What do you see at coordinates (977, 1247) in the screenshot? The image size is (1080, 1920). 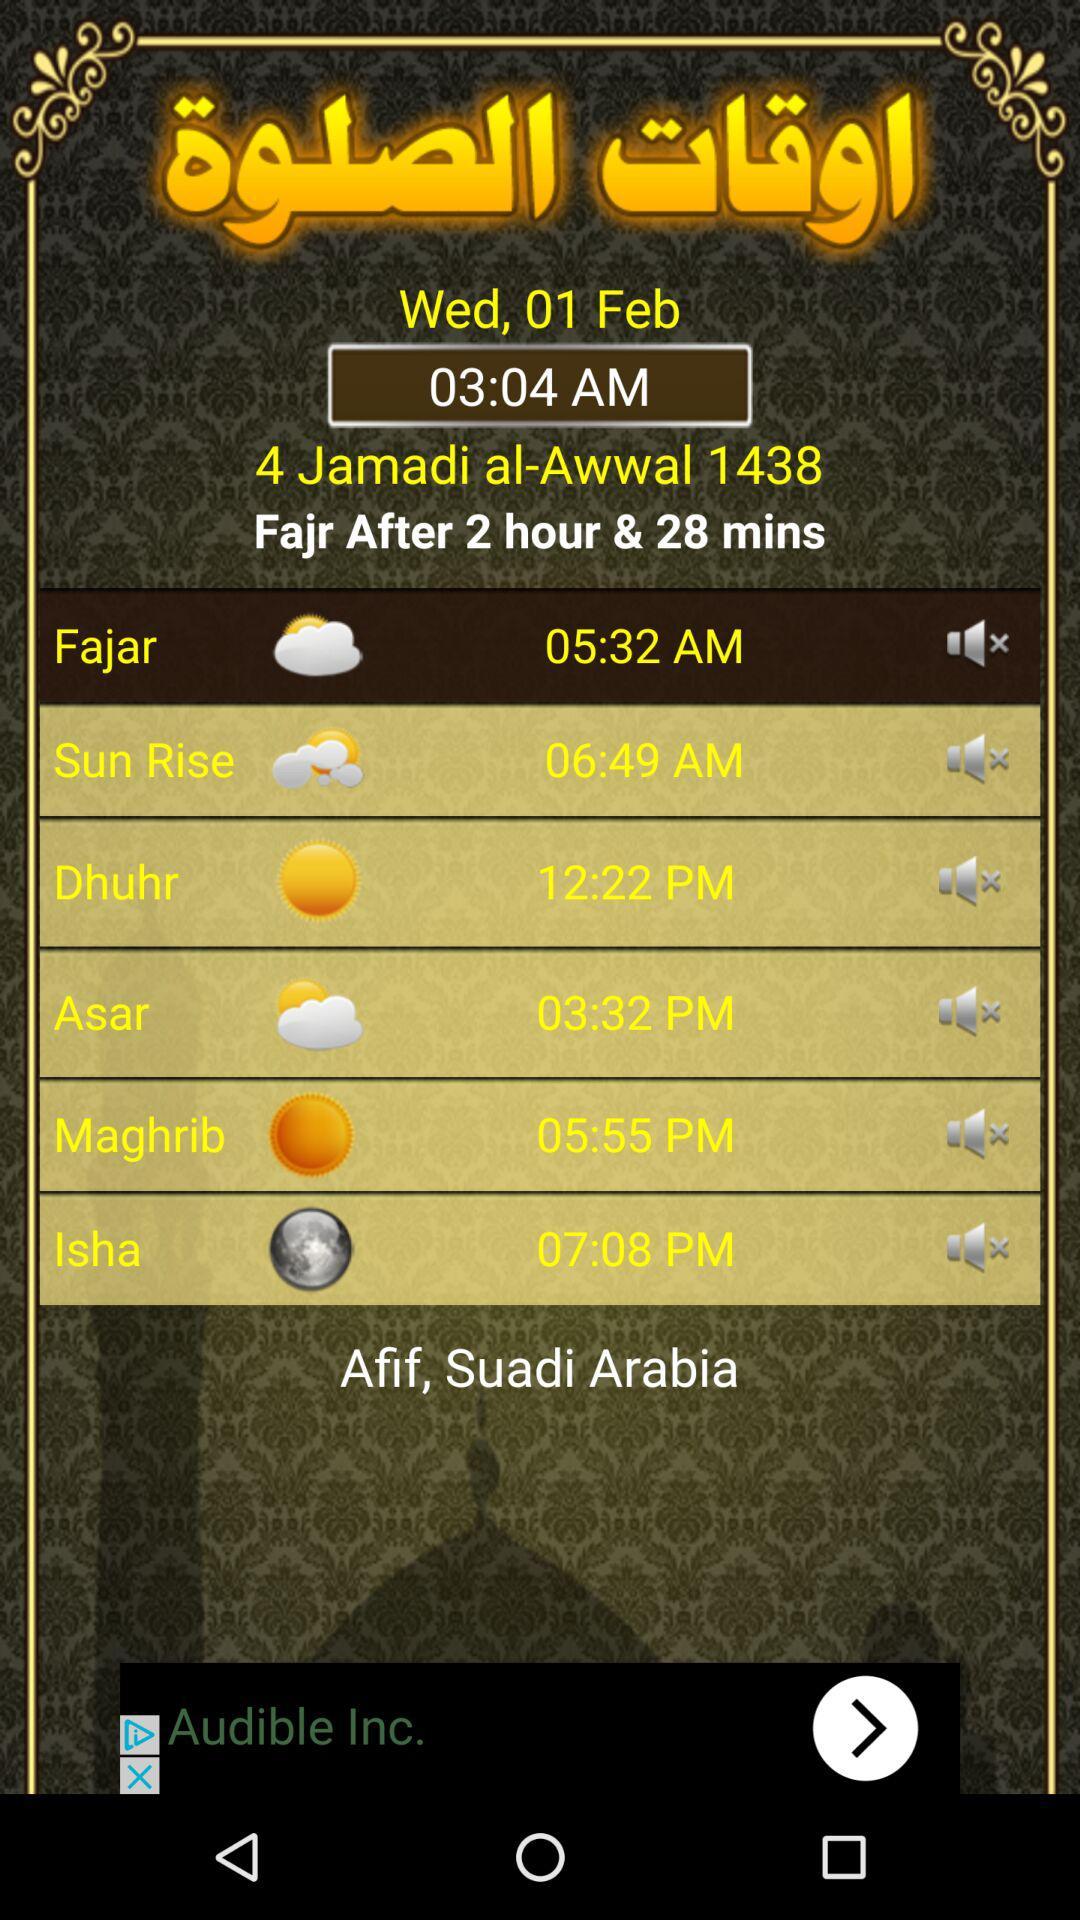 I see `audio` at bounding box center [977, 1247].